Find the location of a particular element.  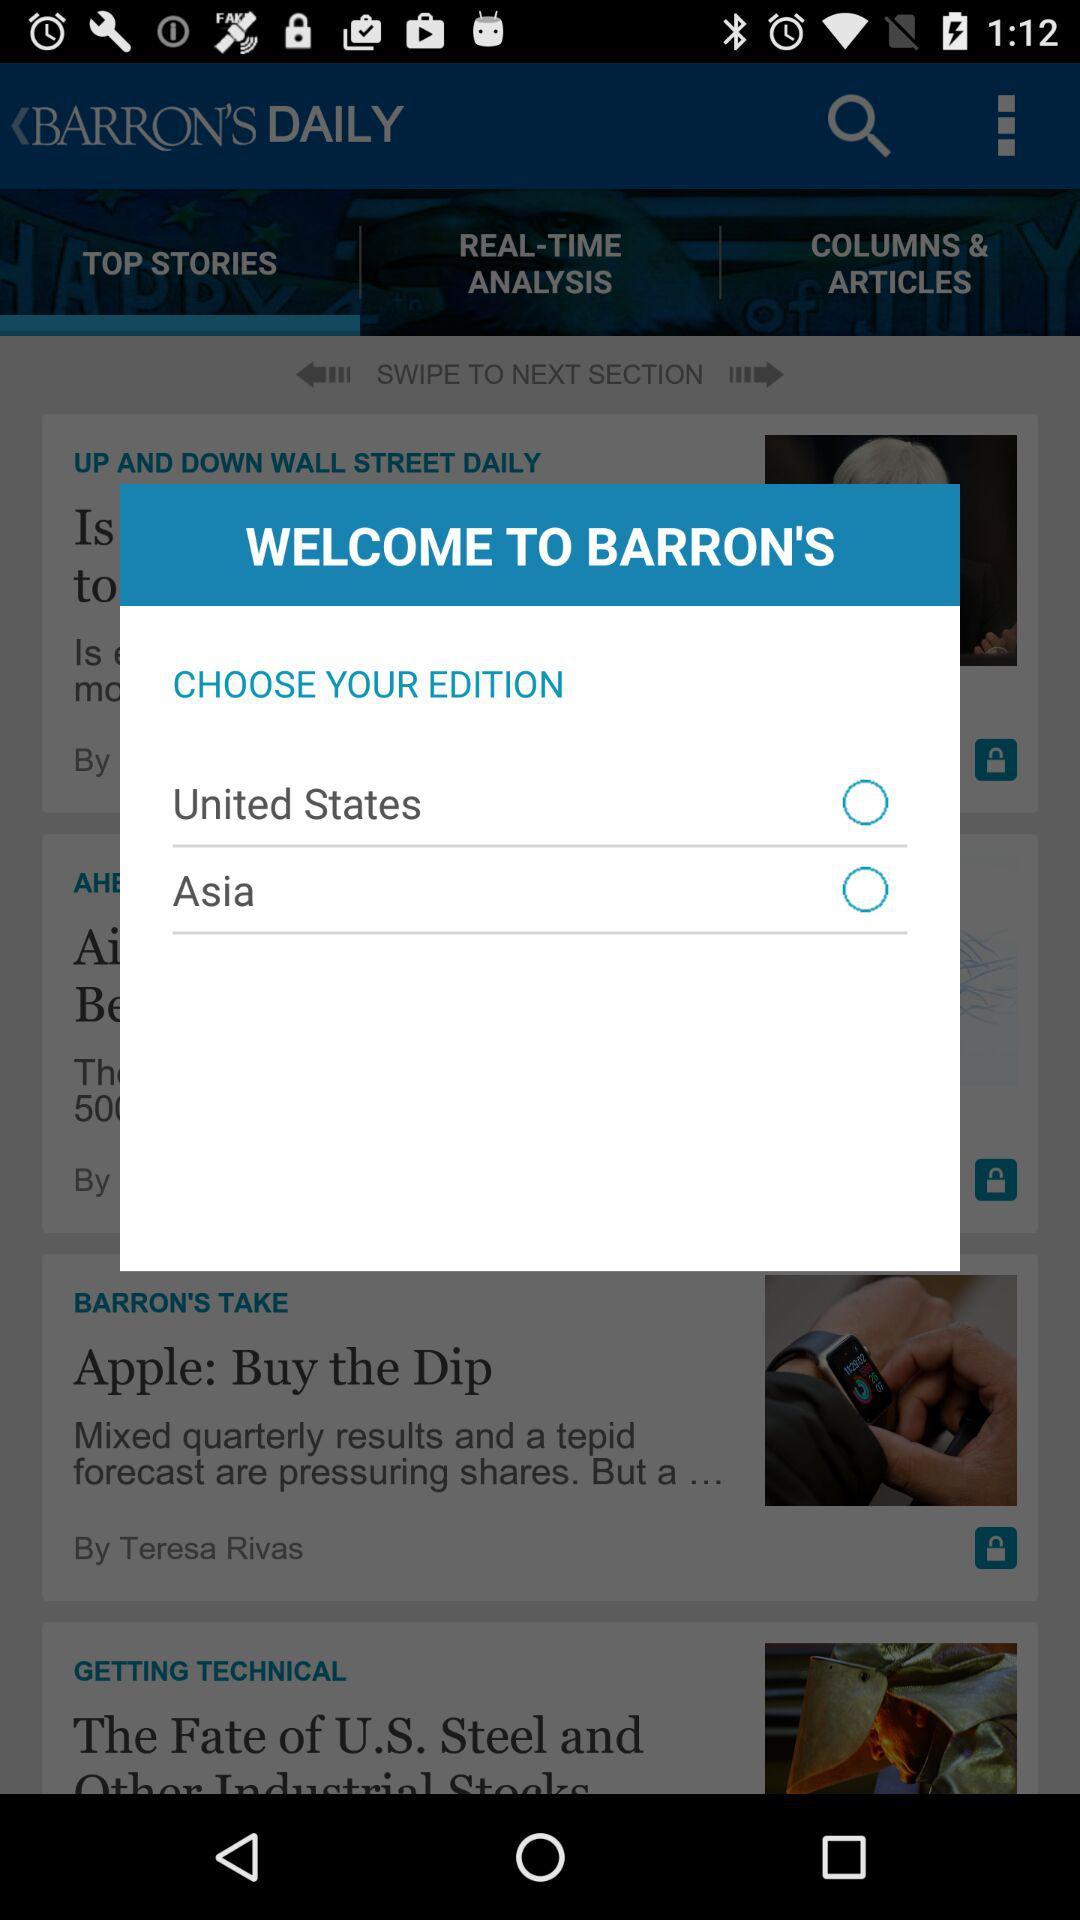

the united states icon is located at coordinates (540, 802).